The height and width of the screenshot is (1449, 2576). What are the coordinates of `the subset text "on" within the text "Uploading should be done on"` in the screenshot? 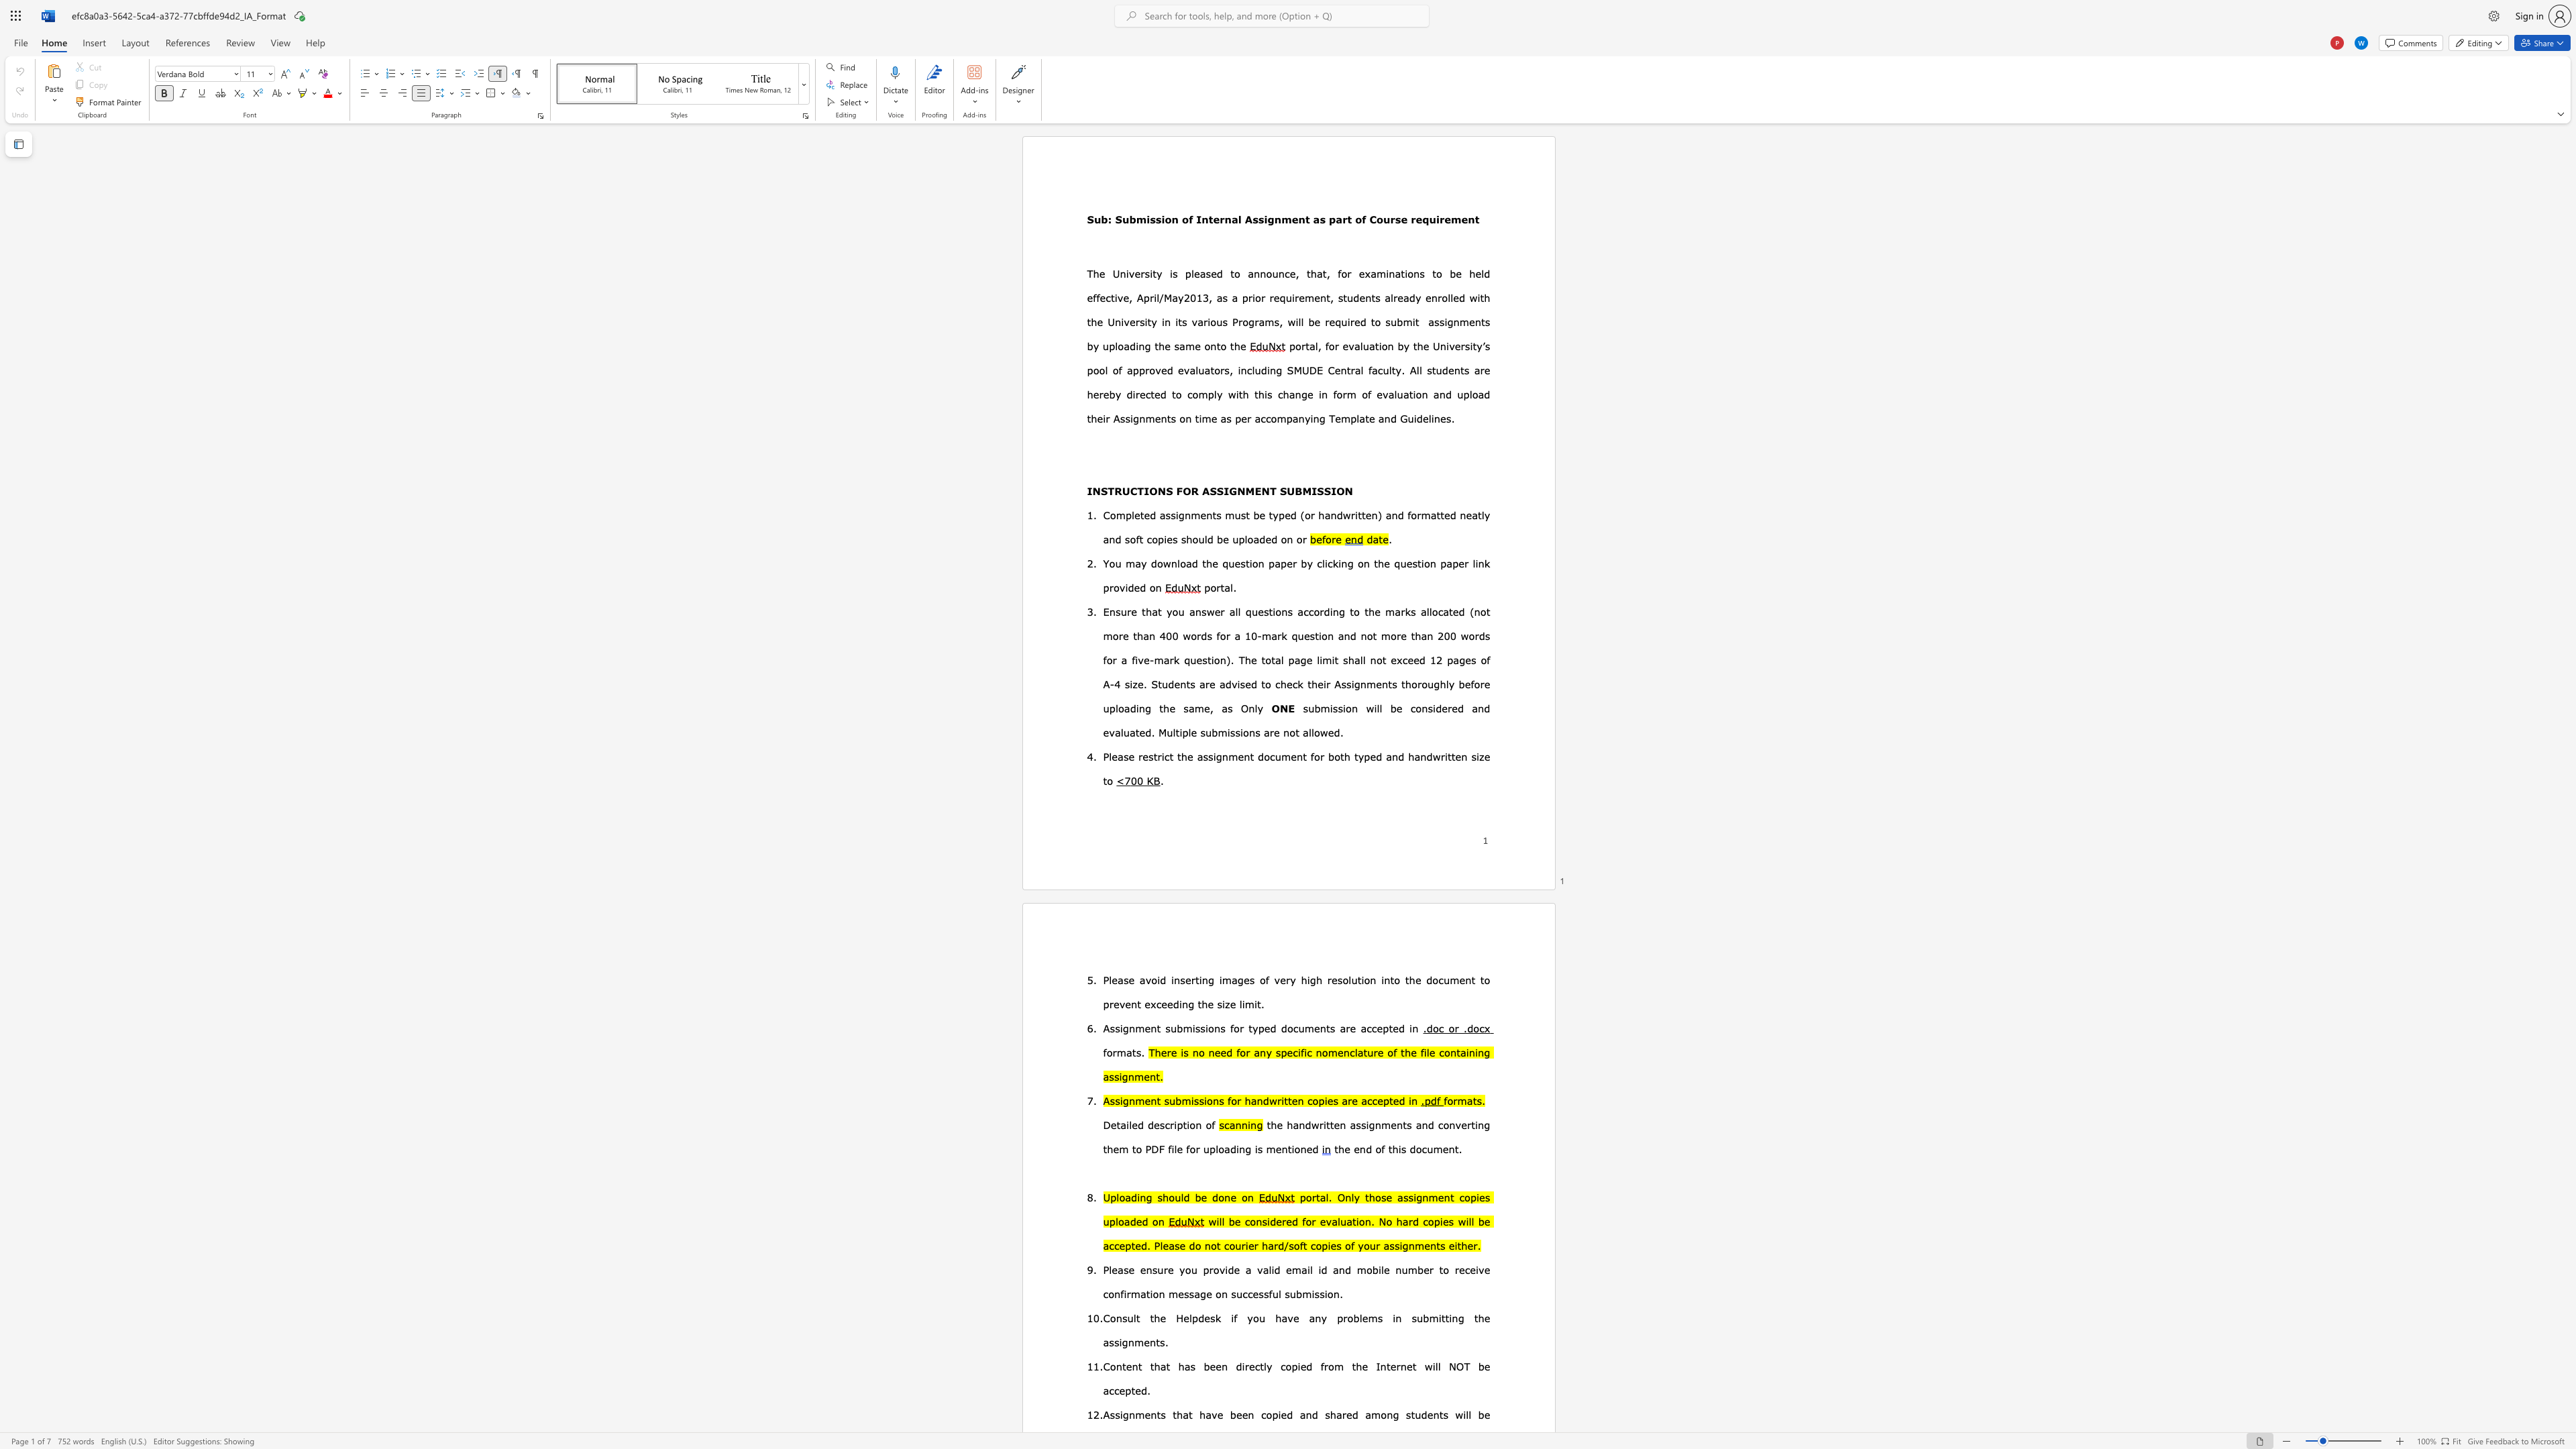 It's located at (1240, 1197).